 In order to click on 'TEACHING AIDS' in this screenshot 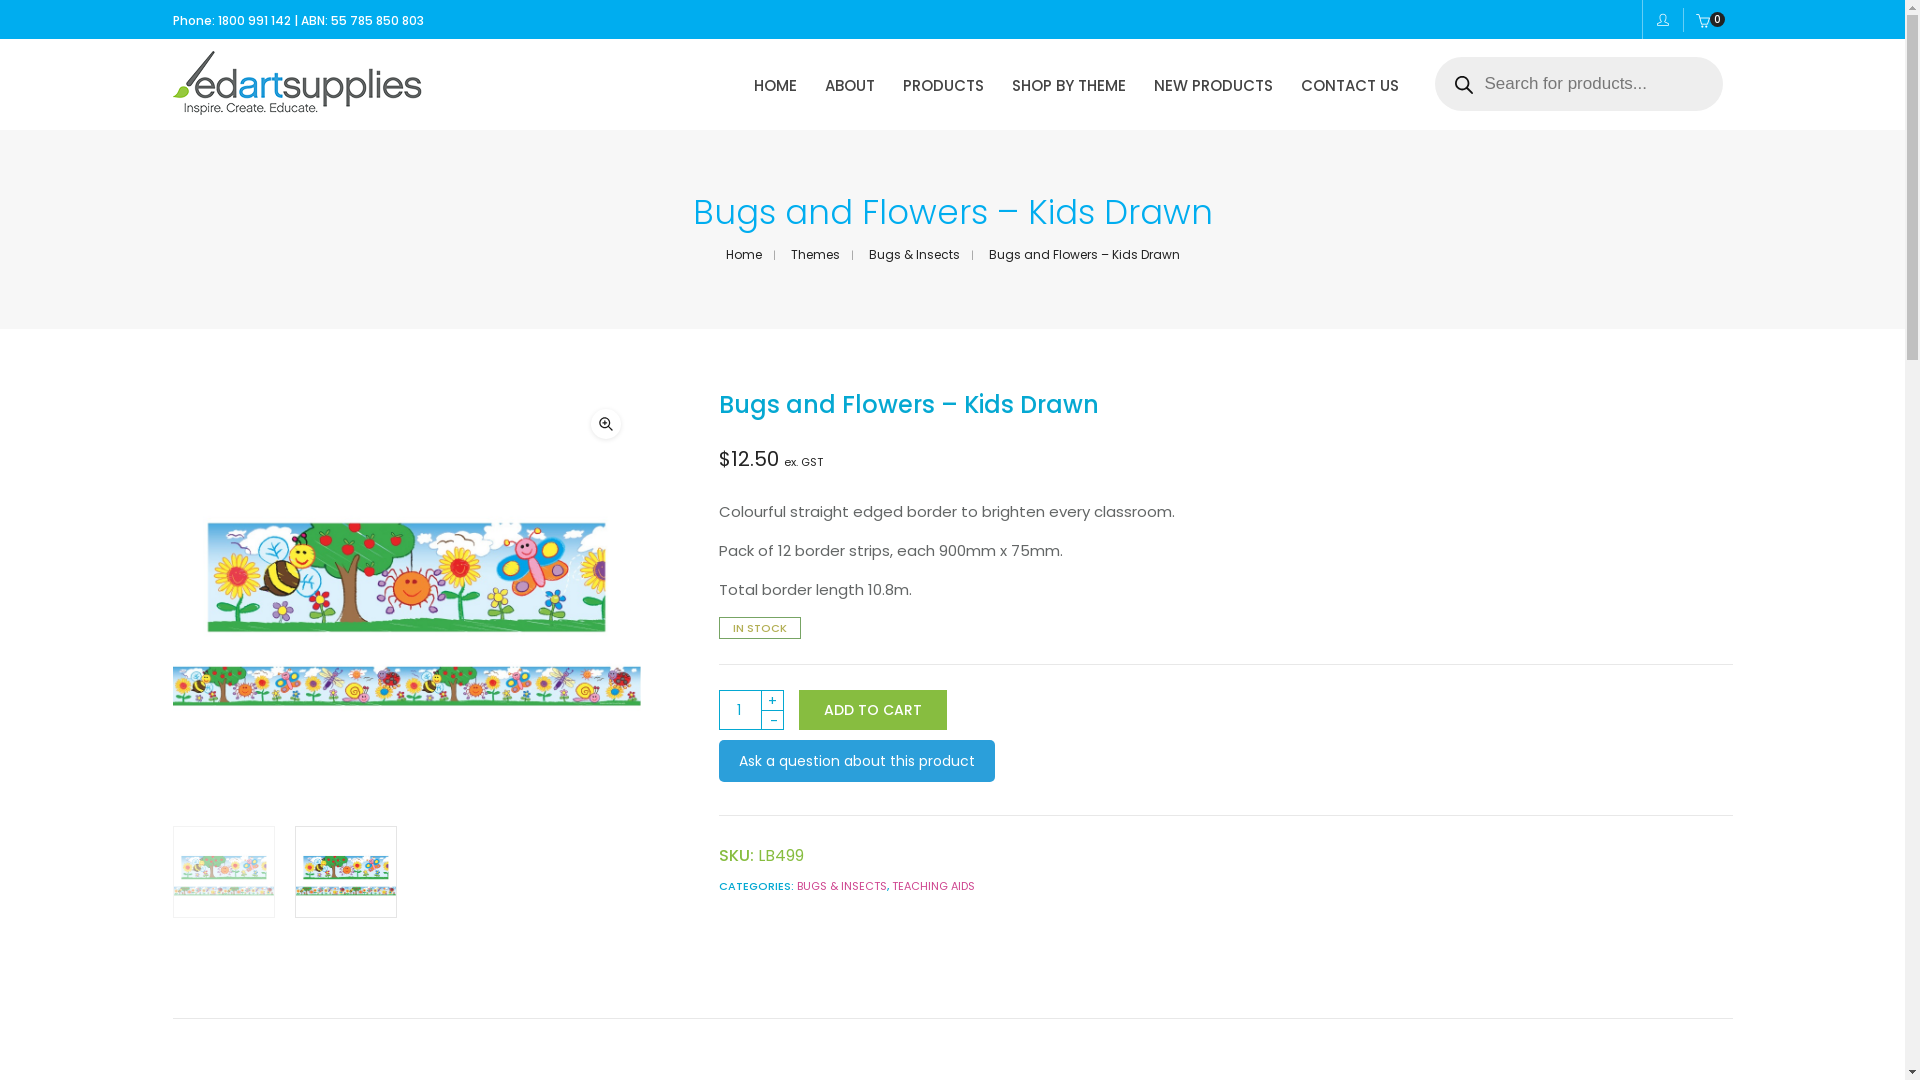, I will do `click(932, 885)`.